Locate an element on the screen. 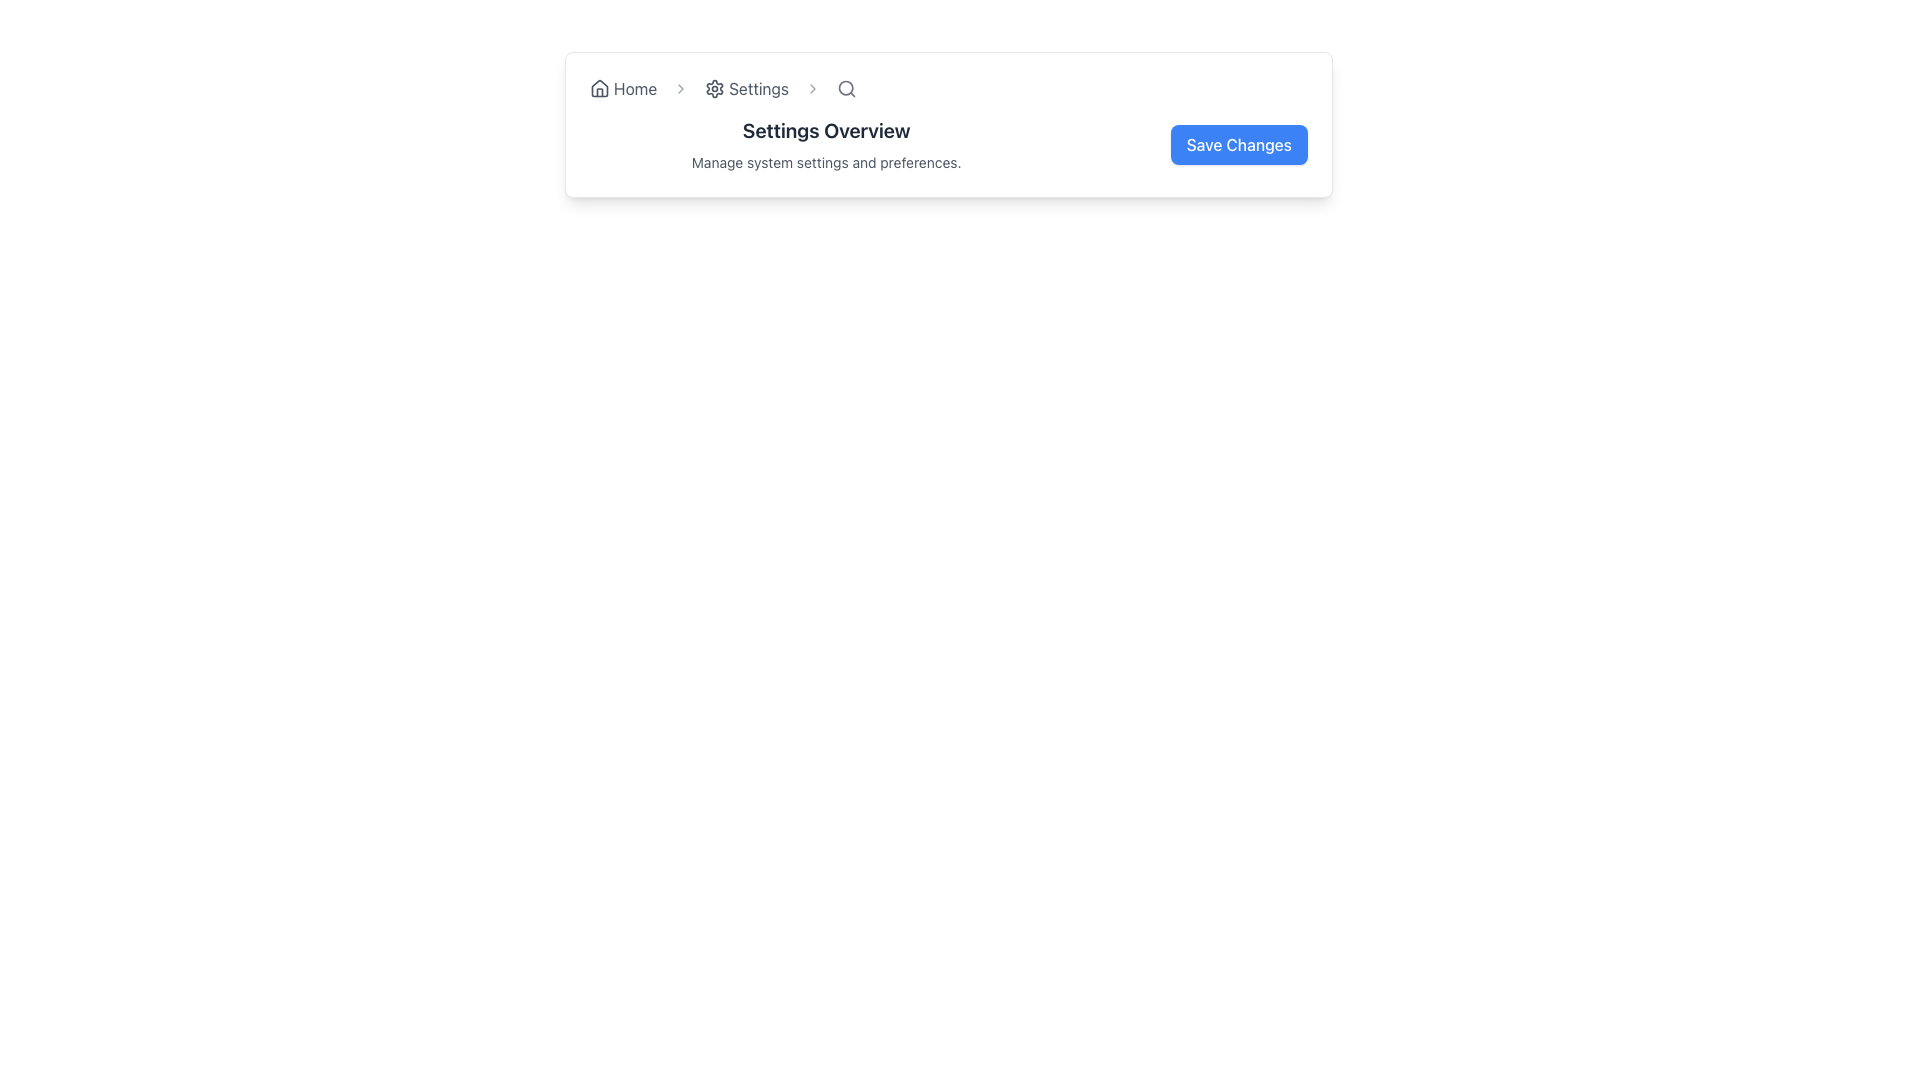 Image resolution: width=1920 pixels, height=1080 pixels. the text label that reads 'Manage system settings and preferences.' located beneath the title in the settings overview interface is located at coordinates (826, 161).